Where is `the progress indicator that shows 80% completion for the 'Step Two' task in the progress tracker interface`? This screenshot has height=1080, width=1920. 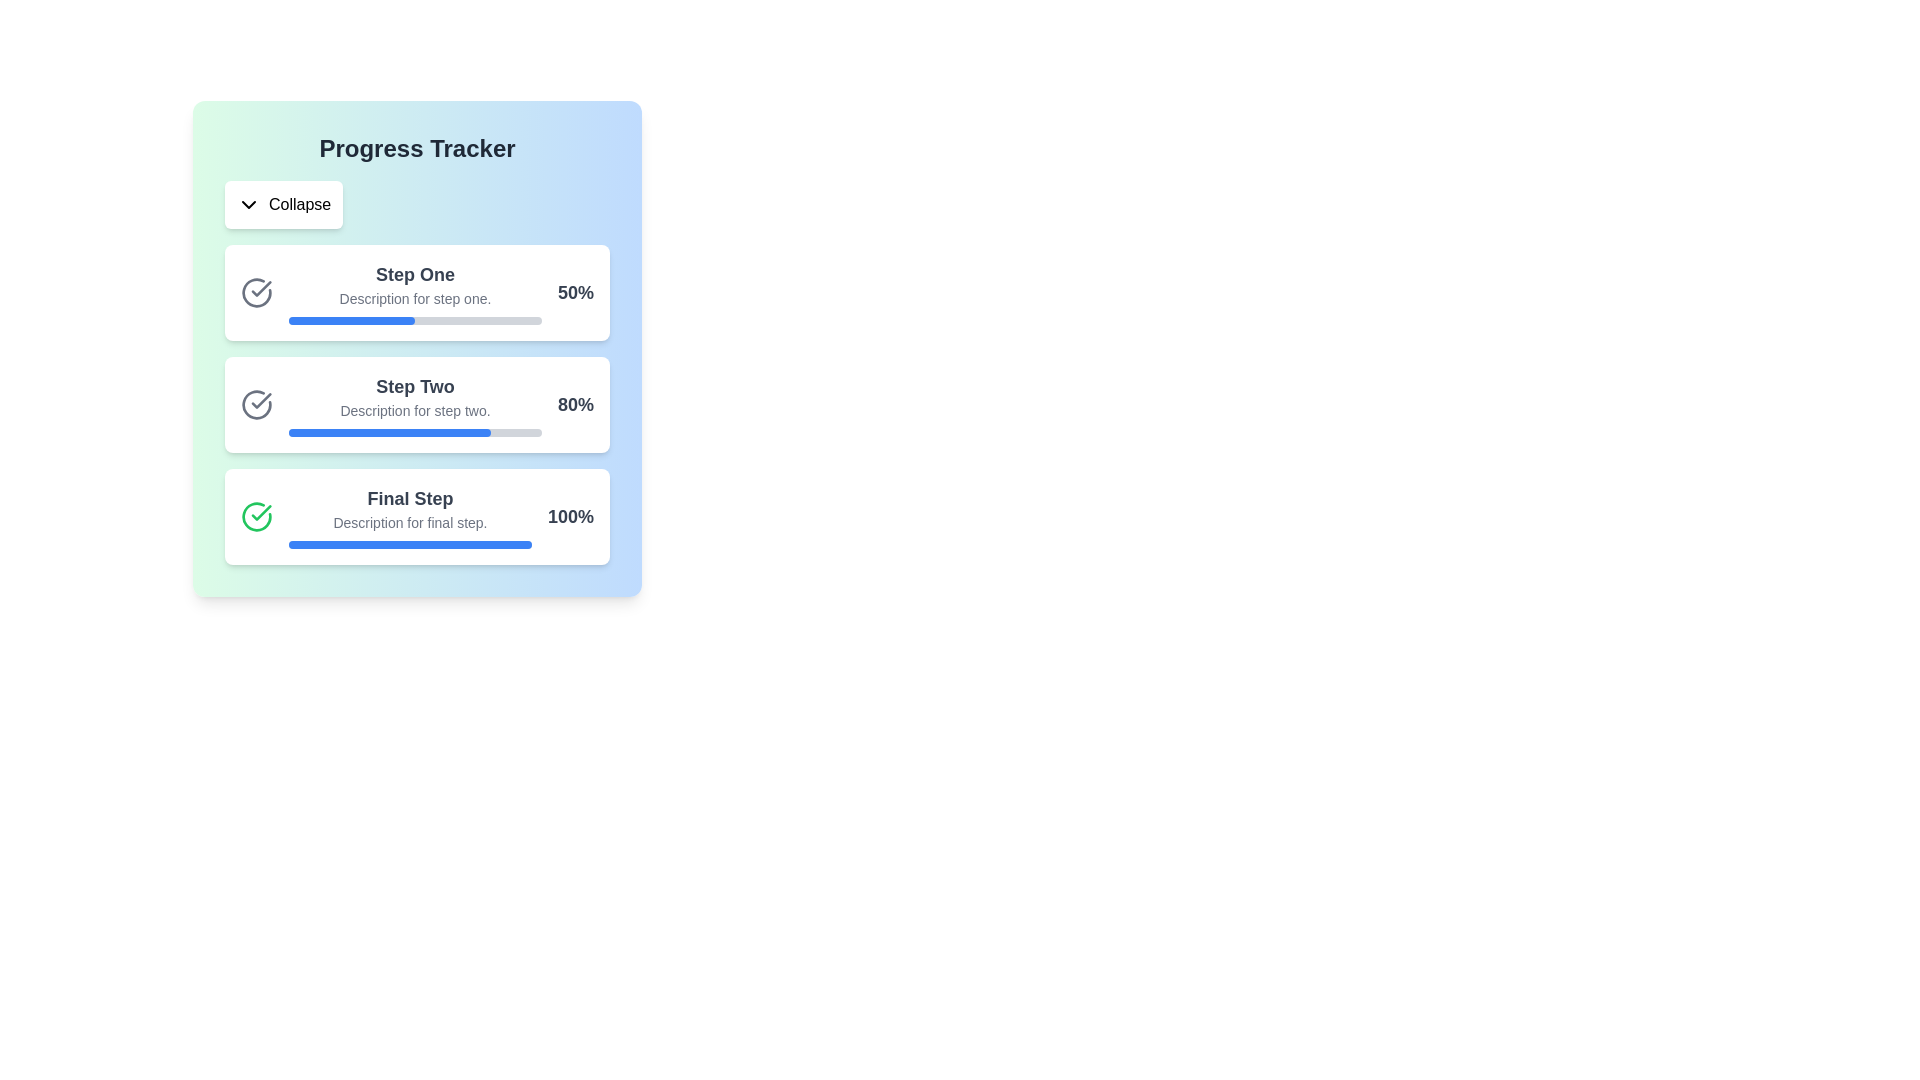 the progress indicator that shows 80% completion for the 'Step Two' task in the progress tracker interface is located at coordinates (390, 431).